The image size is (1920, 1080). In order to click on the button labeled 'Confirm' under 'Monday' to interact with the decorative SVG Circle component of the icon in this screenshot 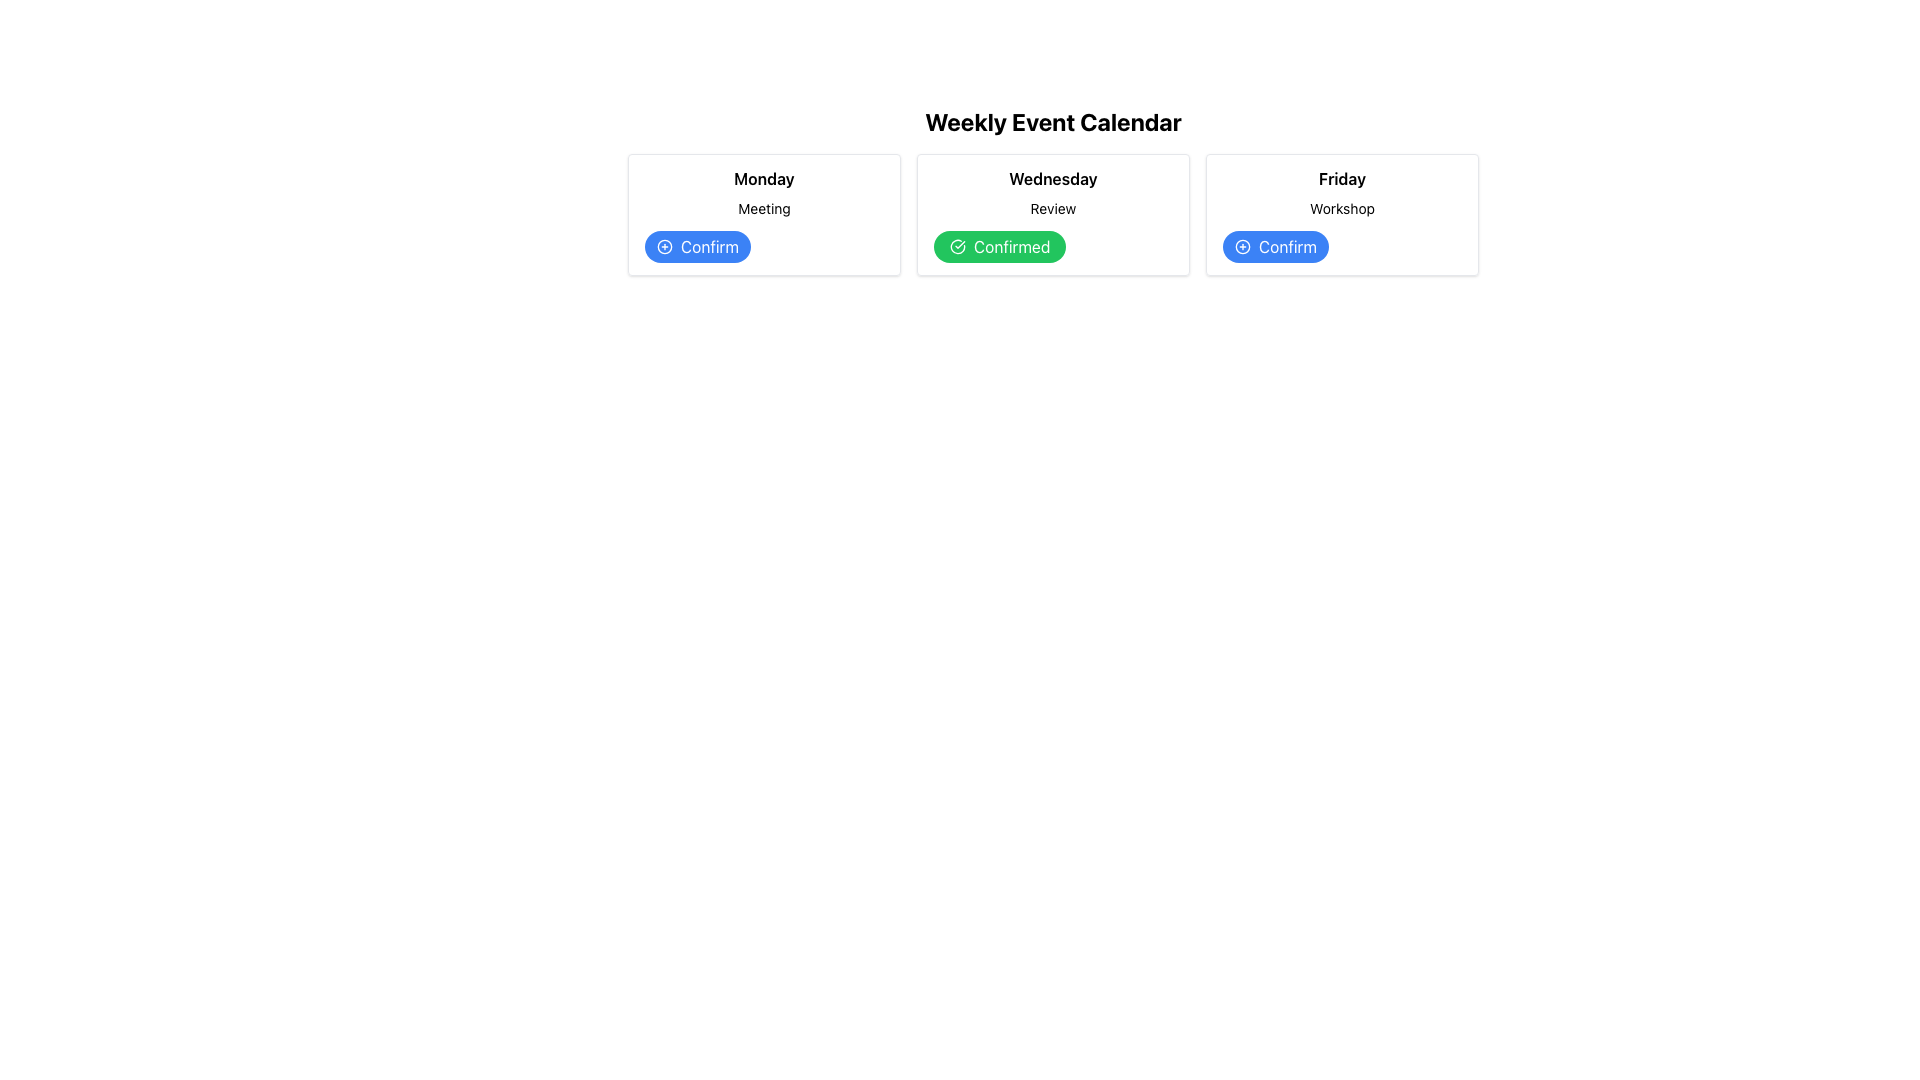, I will do `click(665, 245)`.